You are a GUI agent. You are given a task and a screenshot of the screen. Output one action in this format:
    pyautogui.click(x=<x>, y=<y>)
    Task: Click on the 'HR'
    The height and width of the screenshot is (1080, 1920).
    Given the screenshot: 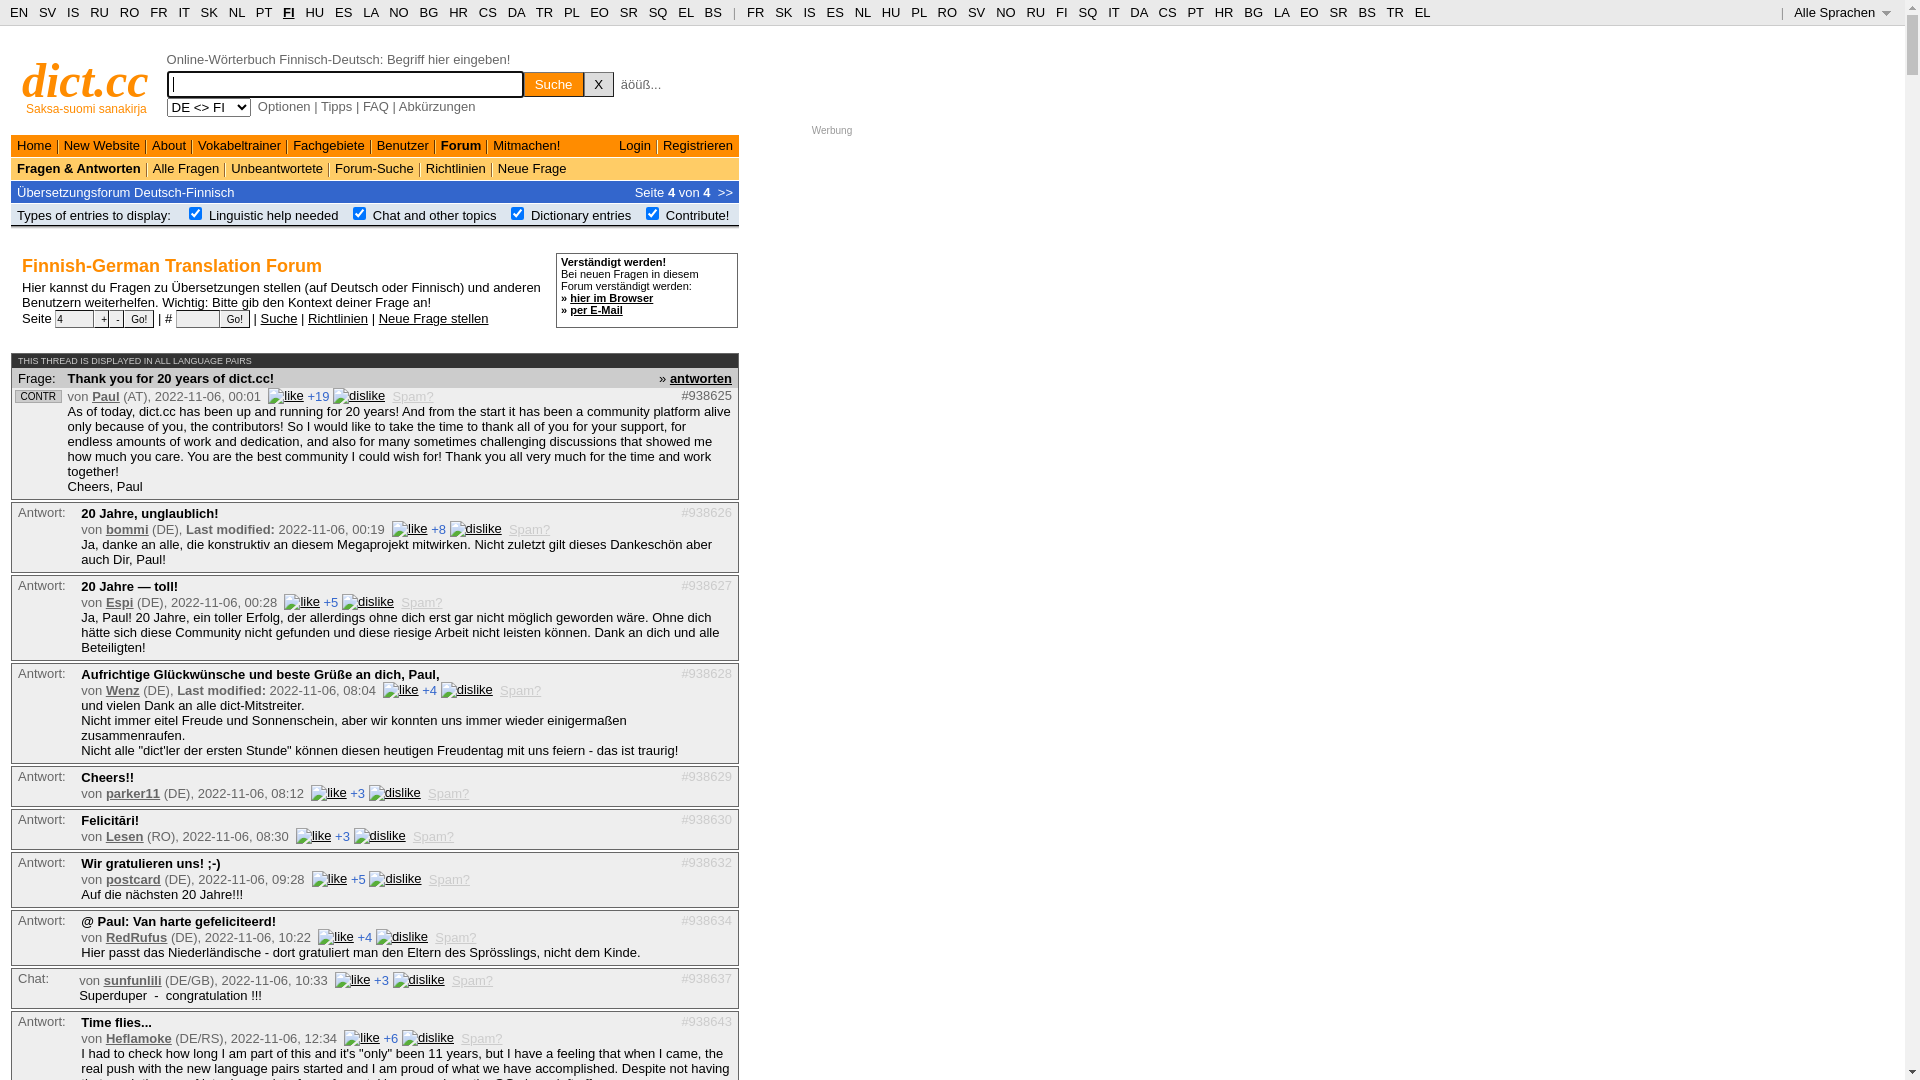 What is the action you would take?
    pyautogui.click(x=457, y=12)
    